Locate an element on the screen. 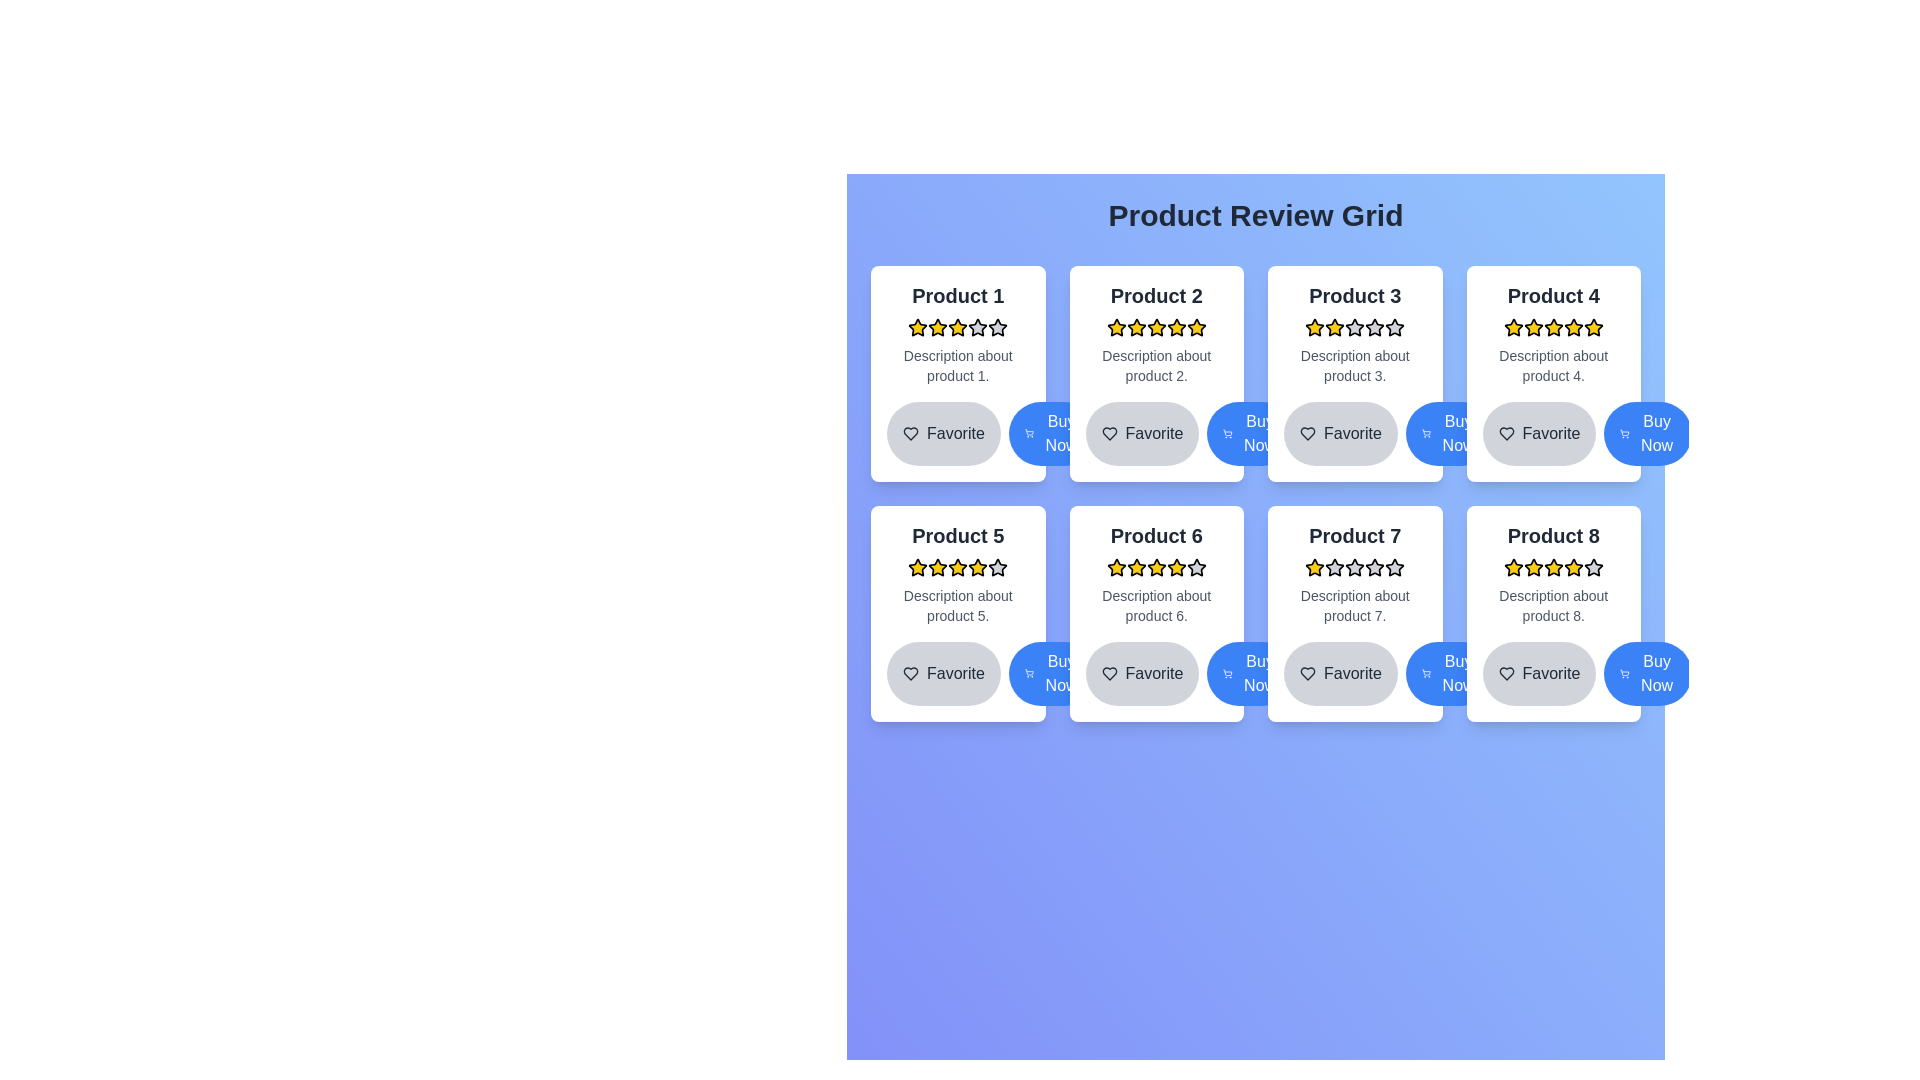 This screenshot has width=1920, height=1080. the second button from the right in the second row of the product grid, located directly below the 'Favorite' button for Product 5 is located at coordinates (1051, 674).